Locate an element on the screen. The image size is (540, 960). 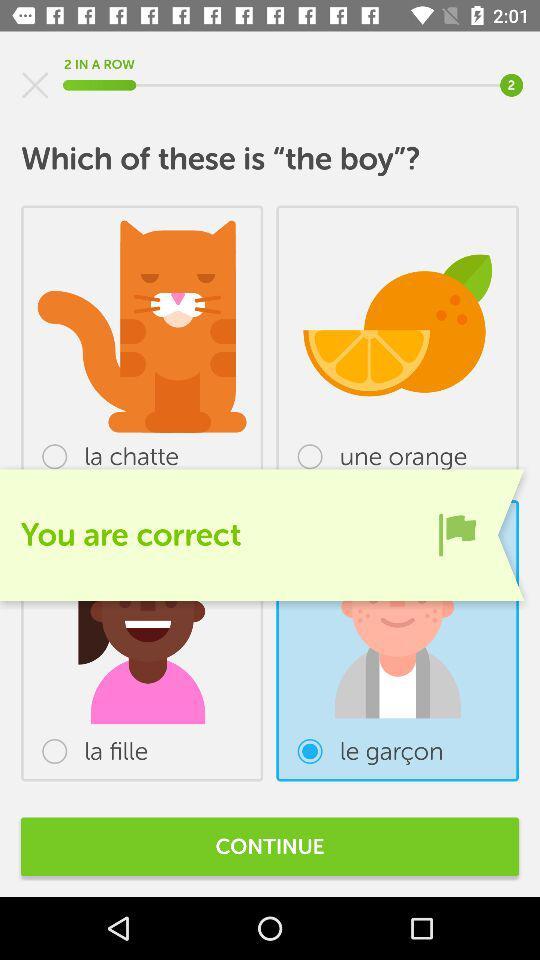
icon above the which of these icon is located at coordinates (35, 85).